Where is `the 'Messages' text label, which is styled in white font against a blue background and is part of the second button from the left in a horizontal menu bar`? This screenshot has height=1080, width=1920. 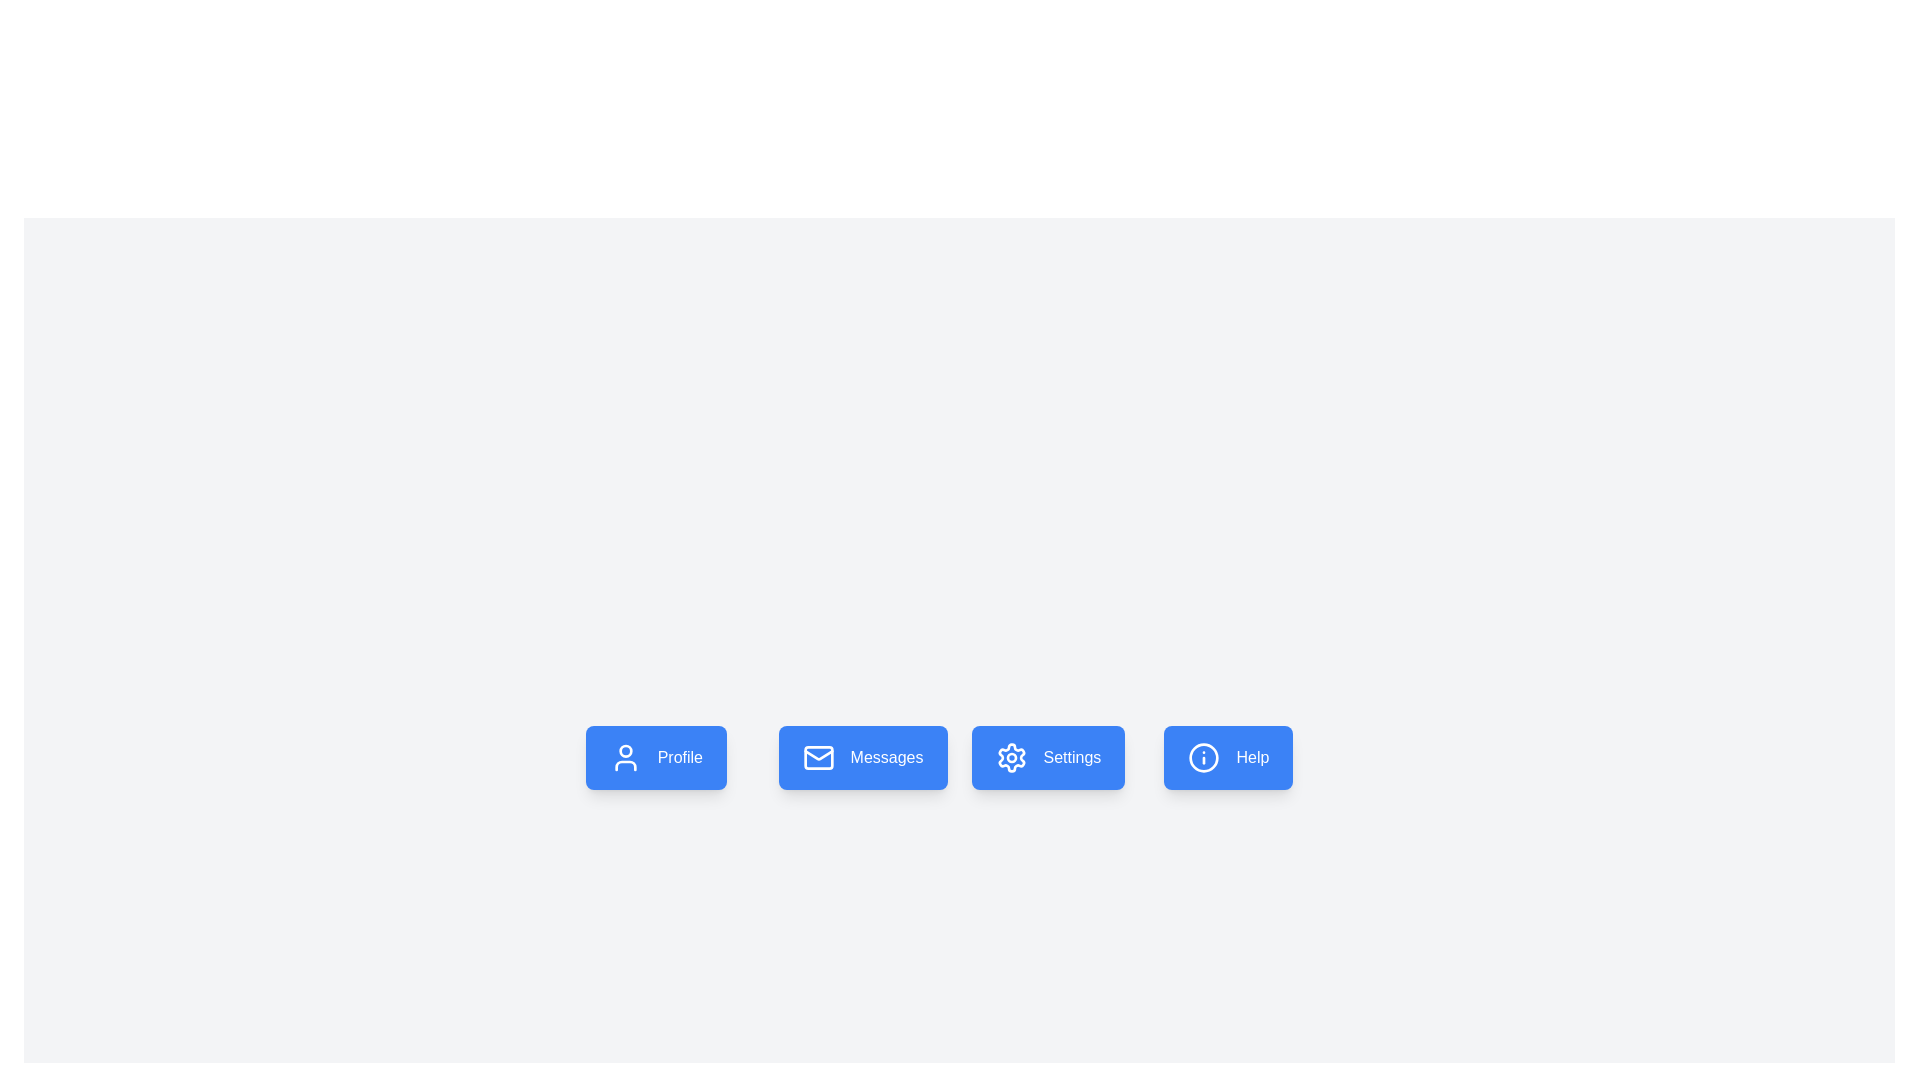
the 'Messages' text label, which is styled in white font against a blue background and is part of the second button from the left in a horizontal menu bar is located at coordinates (886, 758).